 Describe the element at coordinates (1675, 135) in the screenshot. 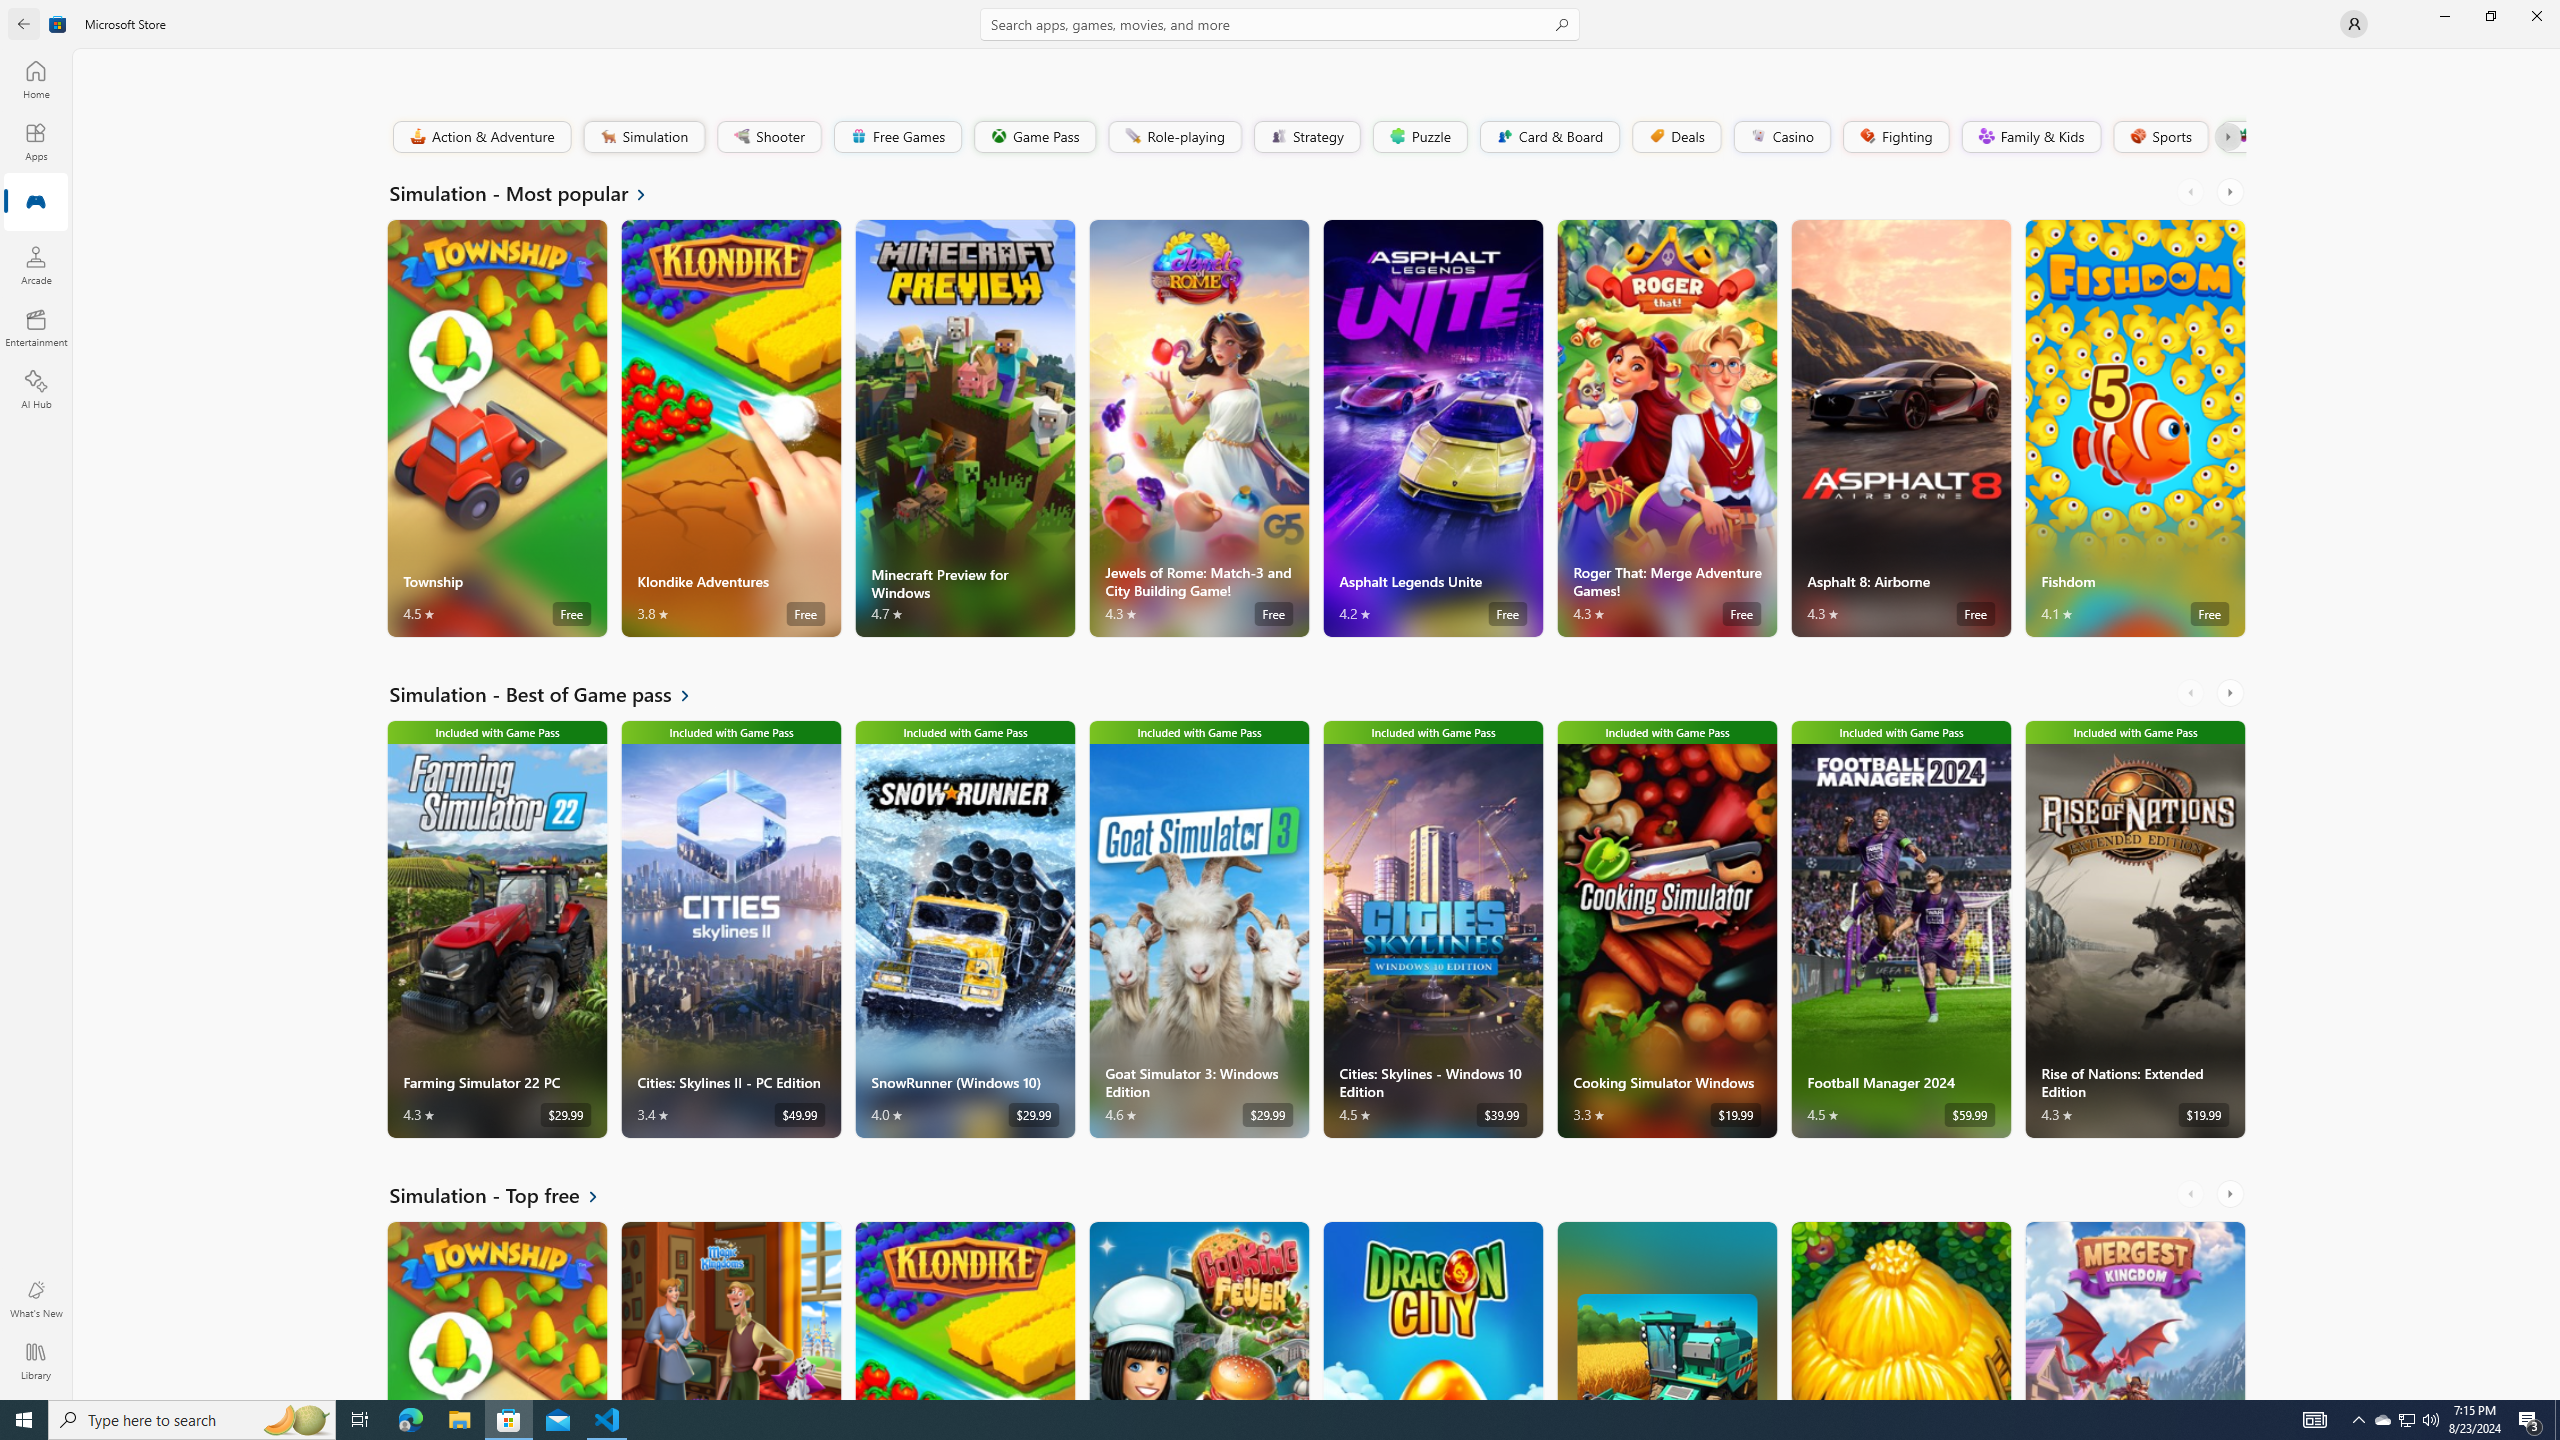

I see `'Deals'` at that location.